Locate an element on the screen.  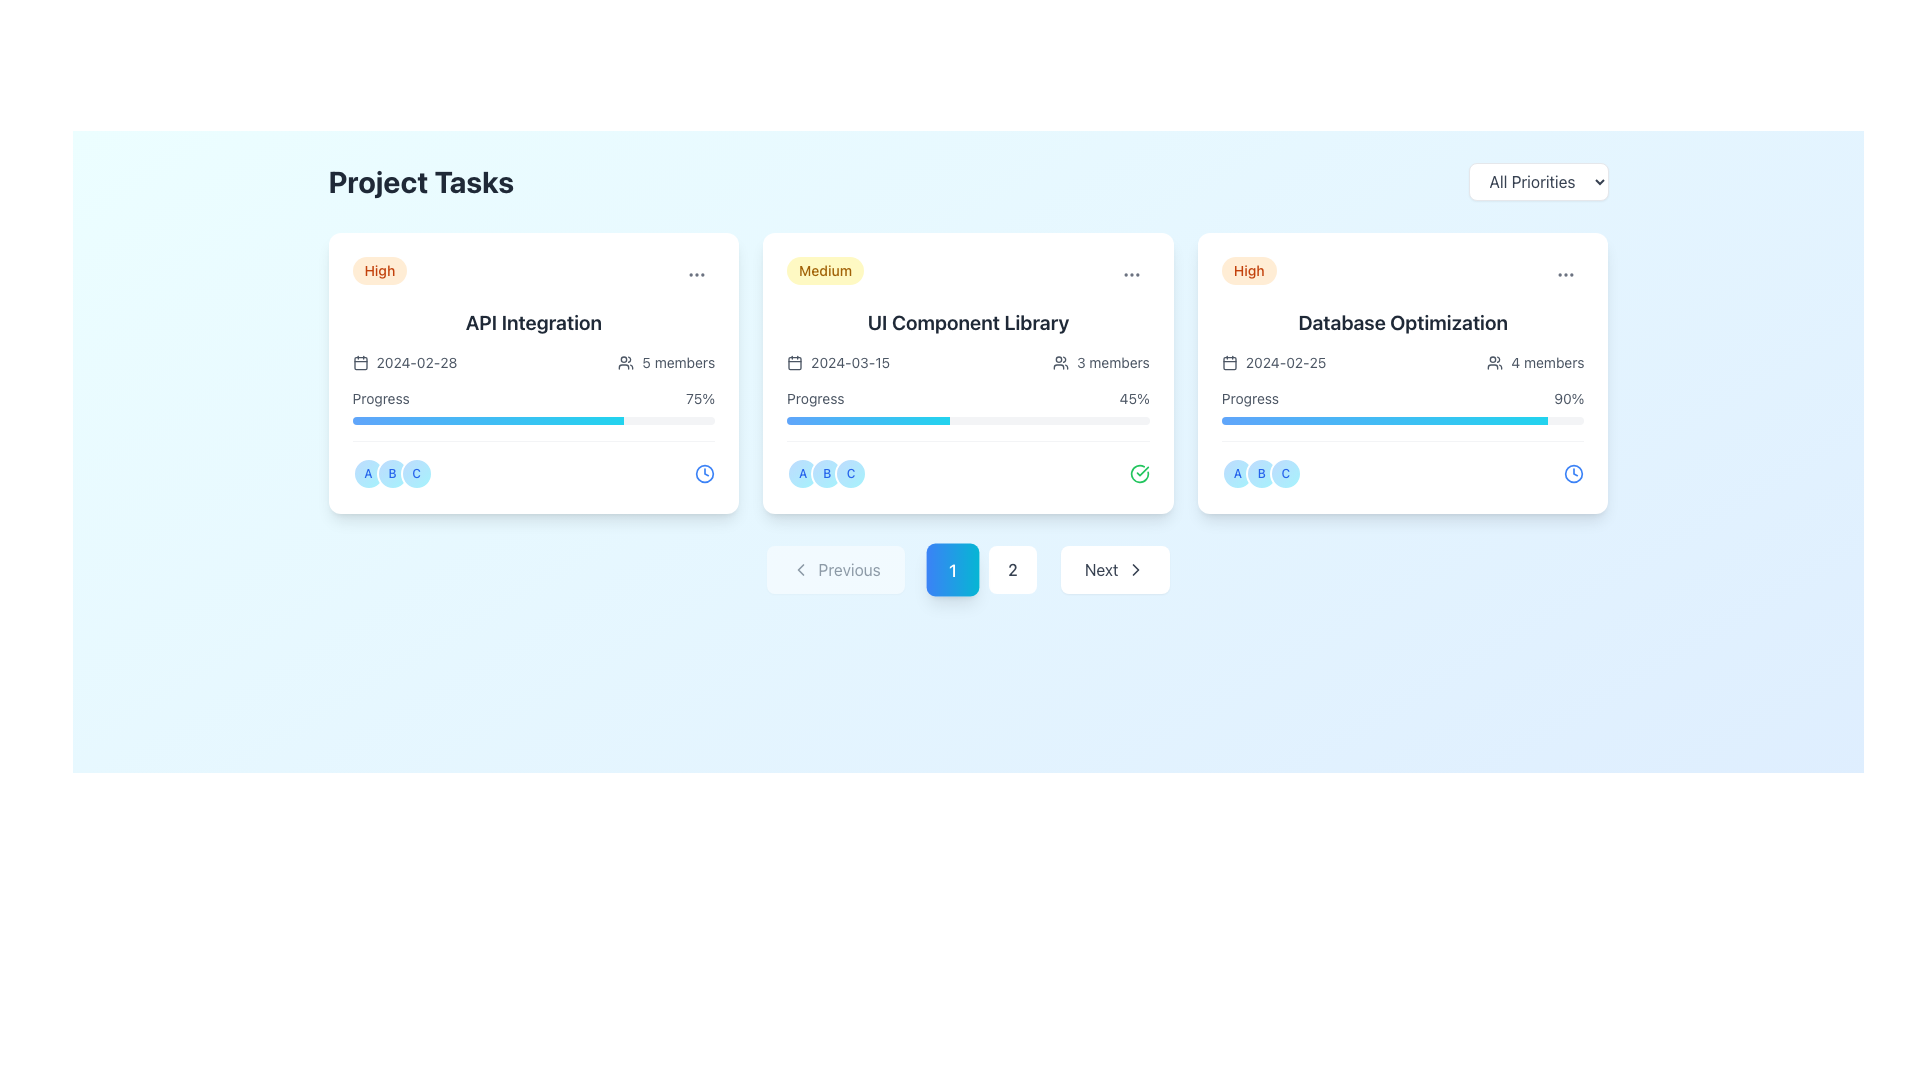
progress is located at coordinates (1293, 419).